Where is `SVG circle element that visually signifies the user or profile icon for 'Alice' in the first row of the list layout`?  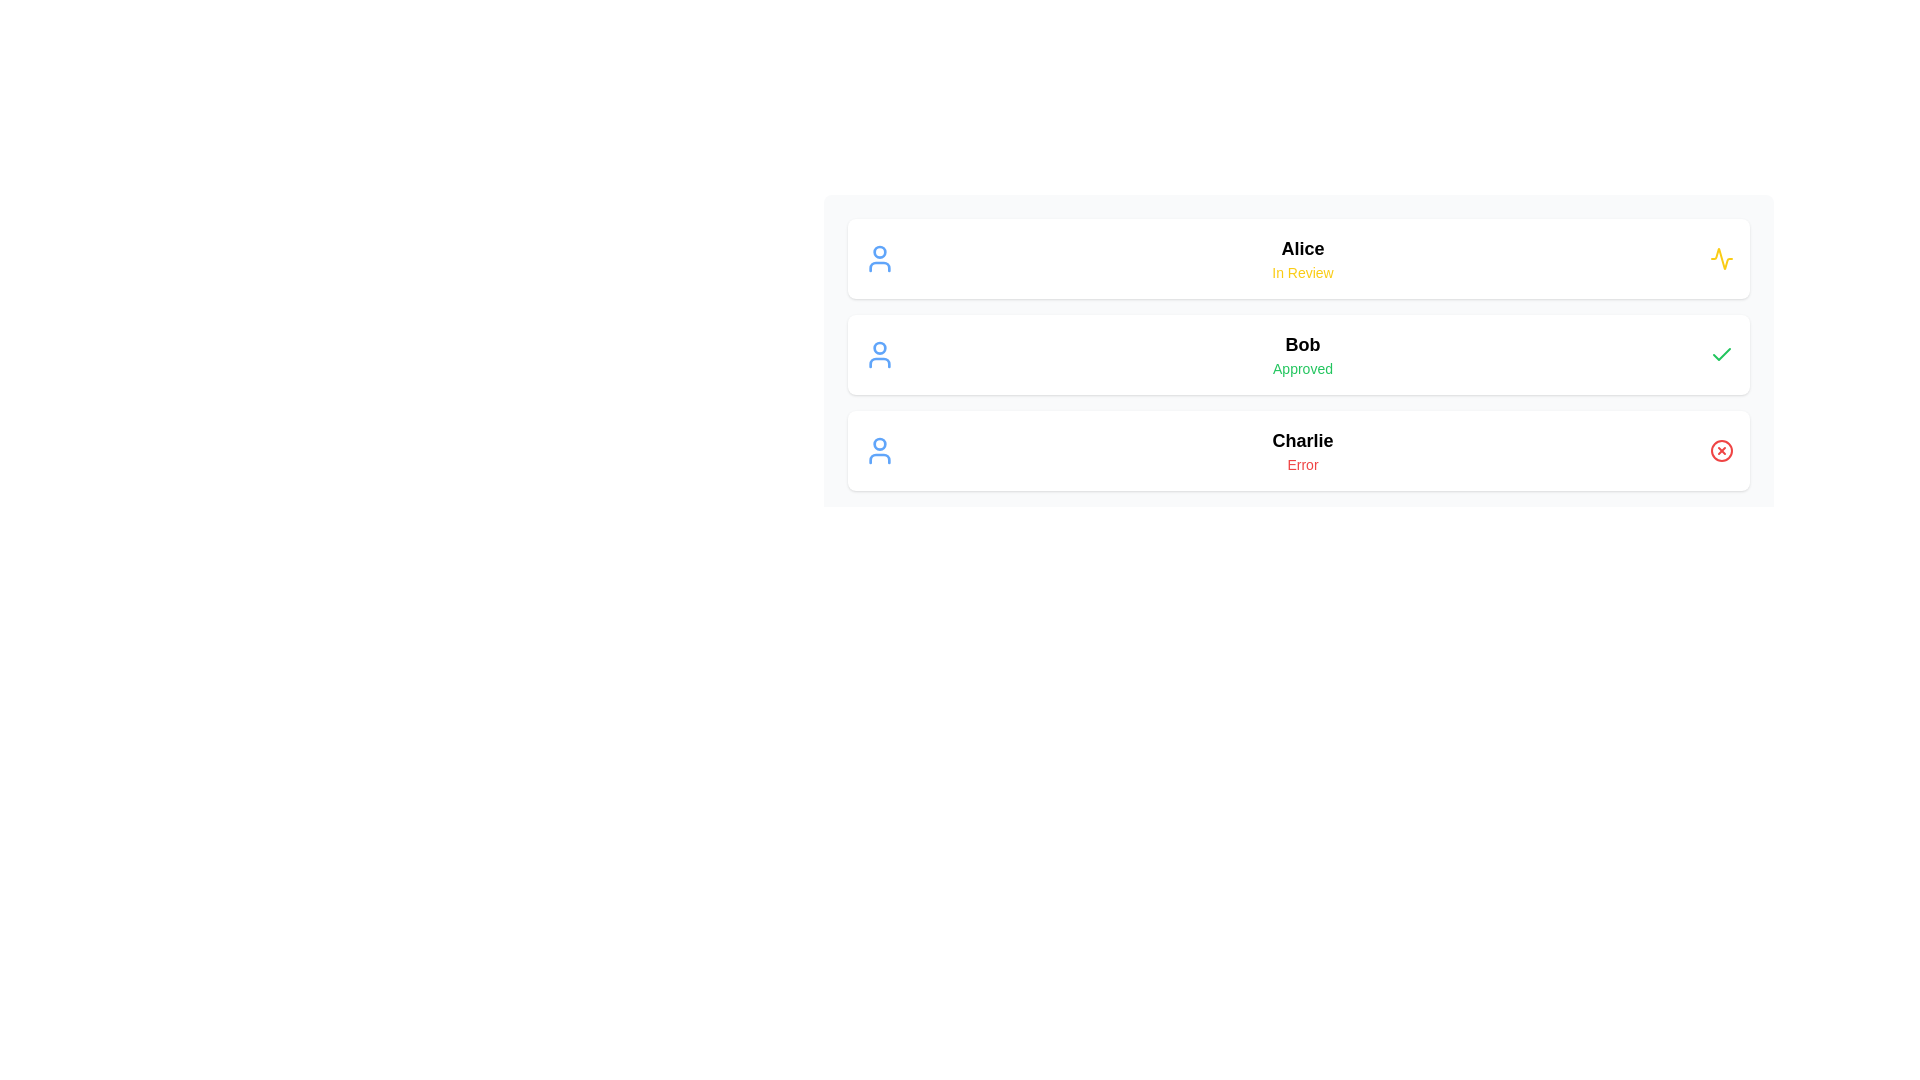 SVG circle element that visually signifies the user or profile icon for 'Alice' in the first row of the list layout is located at coordinates (879, 250).